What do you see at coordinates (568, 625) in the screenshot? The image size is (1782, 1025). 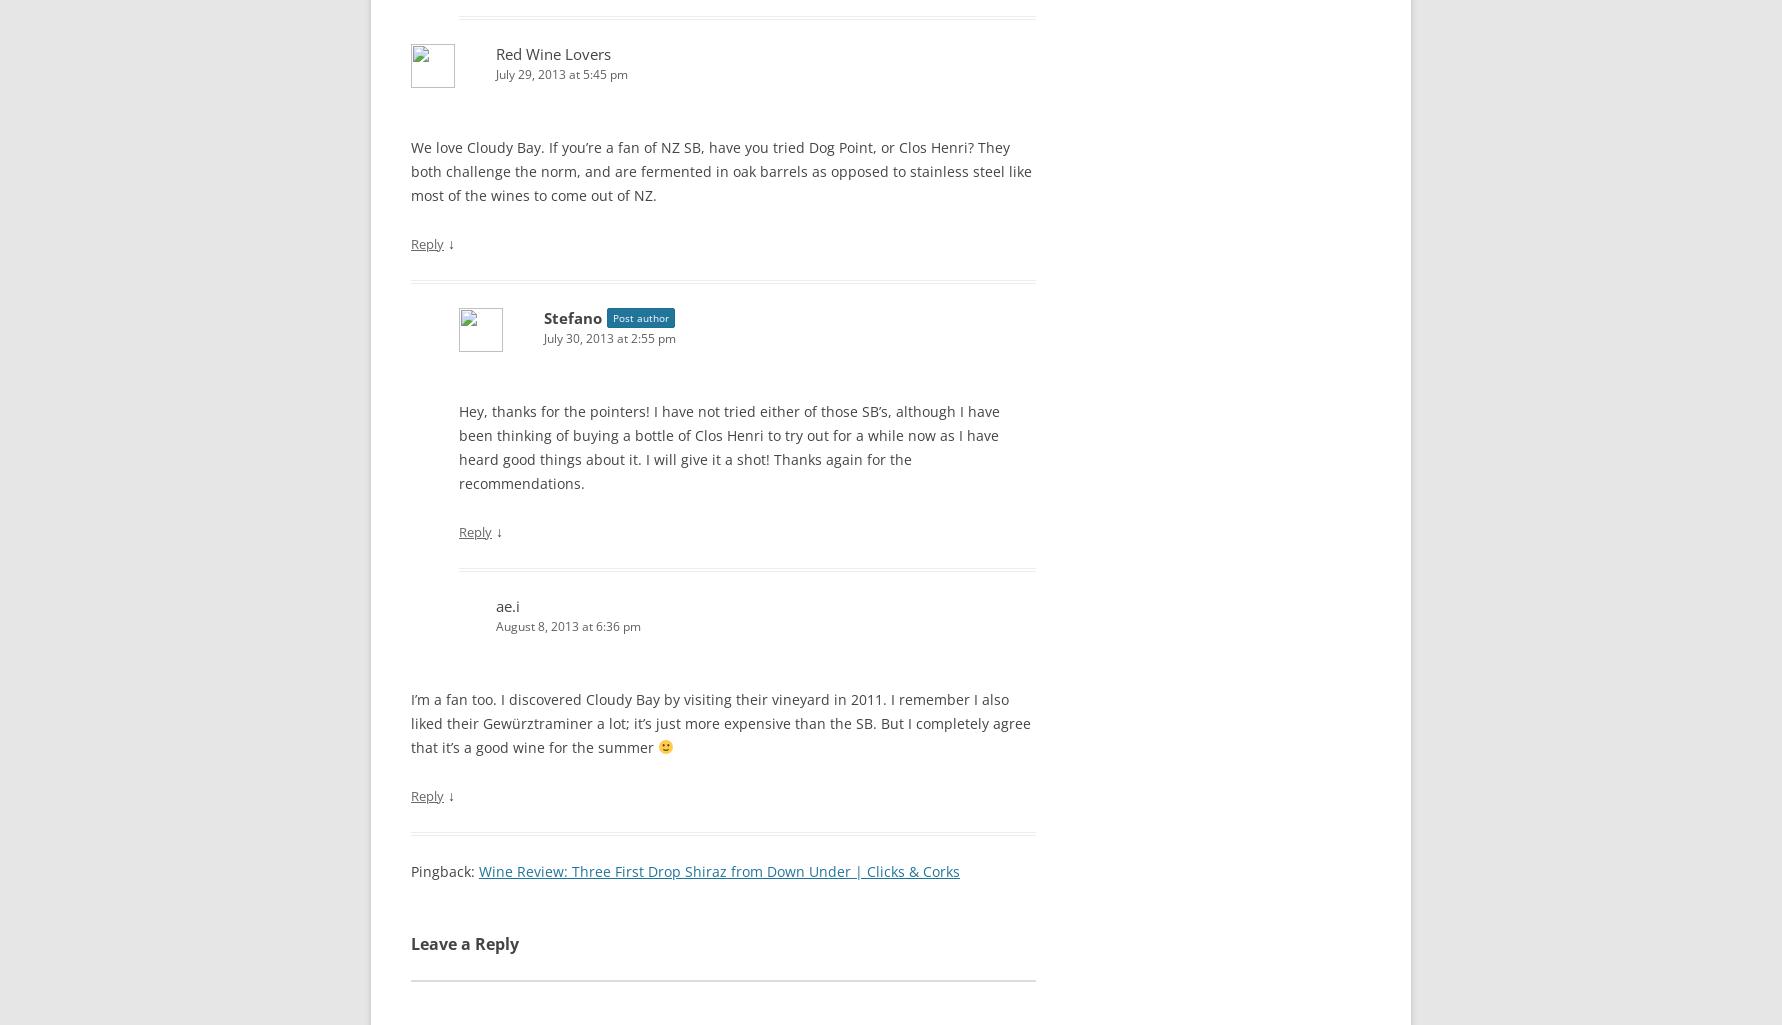 I see `'August 8, 2013 at 6:36 pm'` at bounding box center [568, 625].